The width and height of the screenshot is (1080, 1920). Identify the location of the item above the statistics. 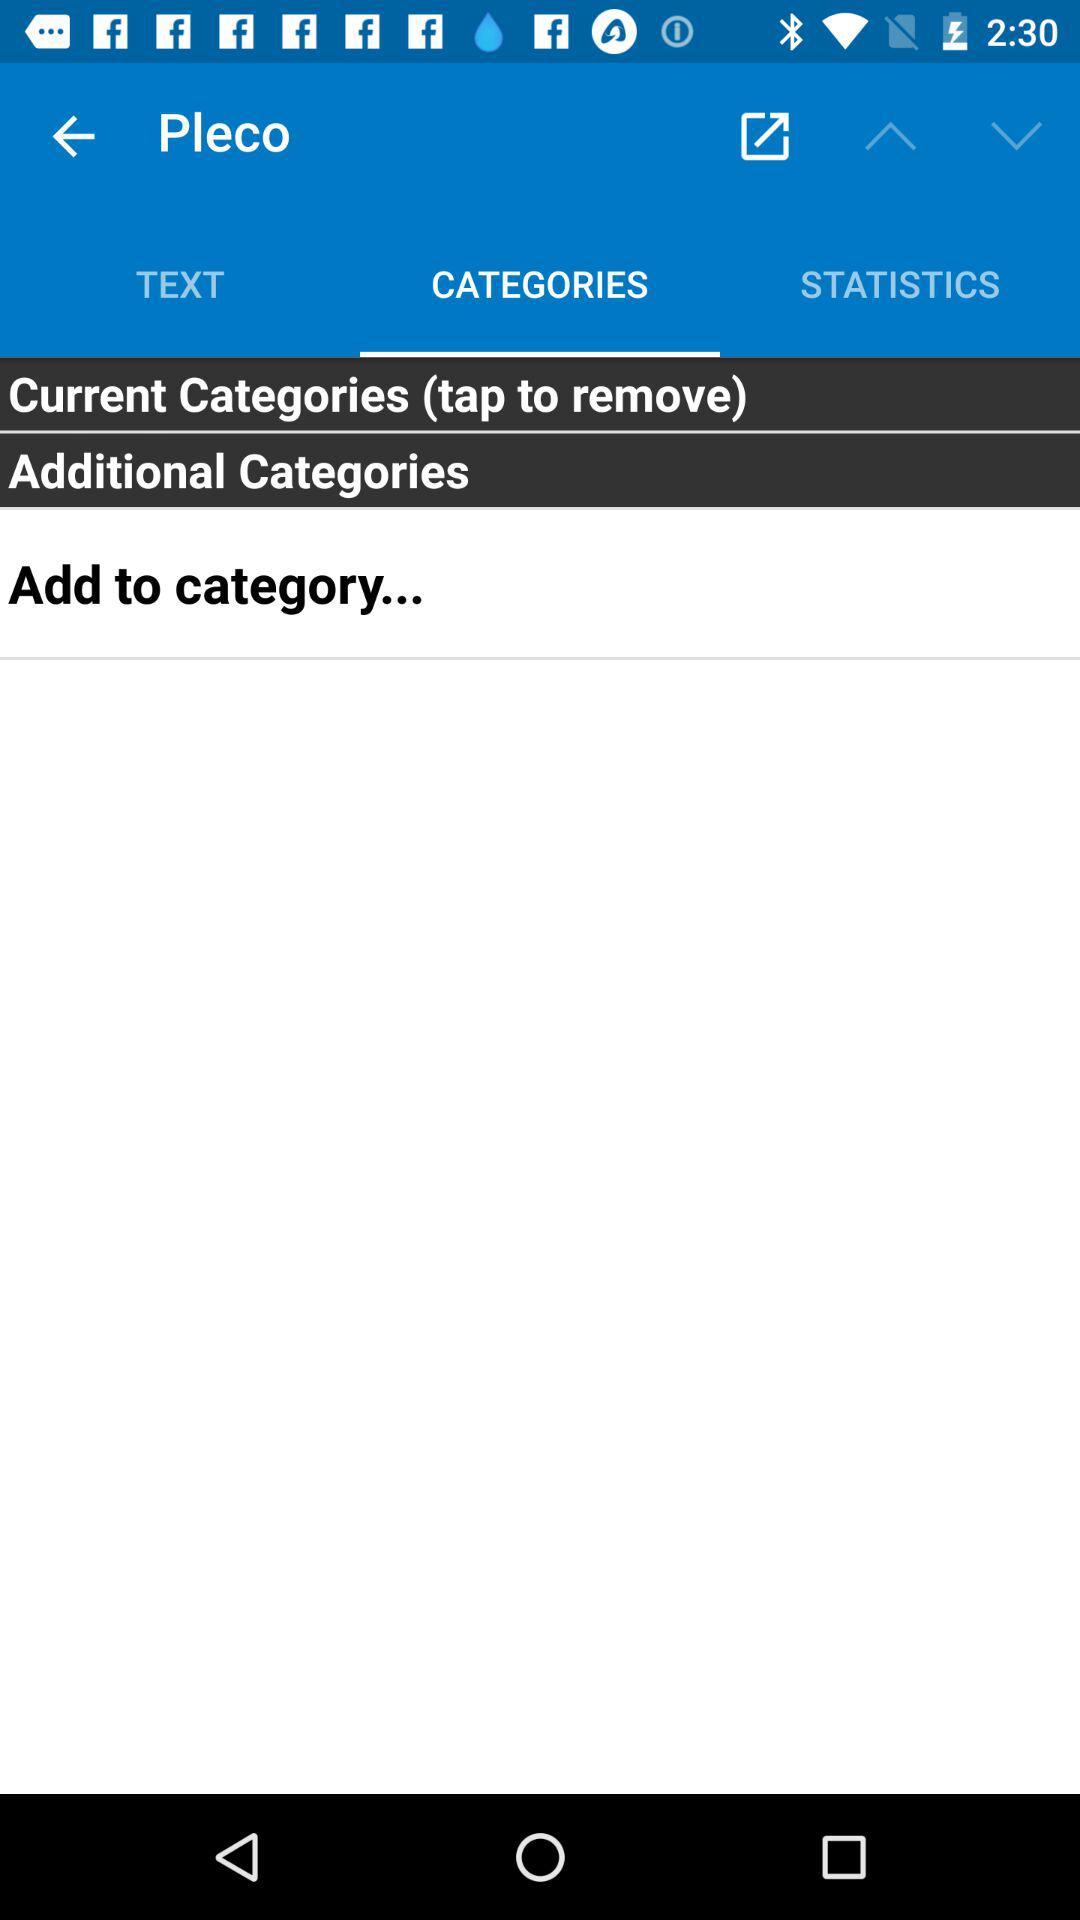
(890, 135).